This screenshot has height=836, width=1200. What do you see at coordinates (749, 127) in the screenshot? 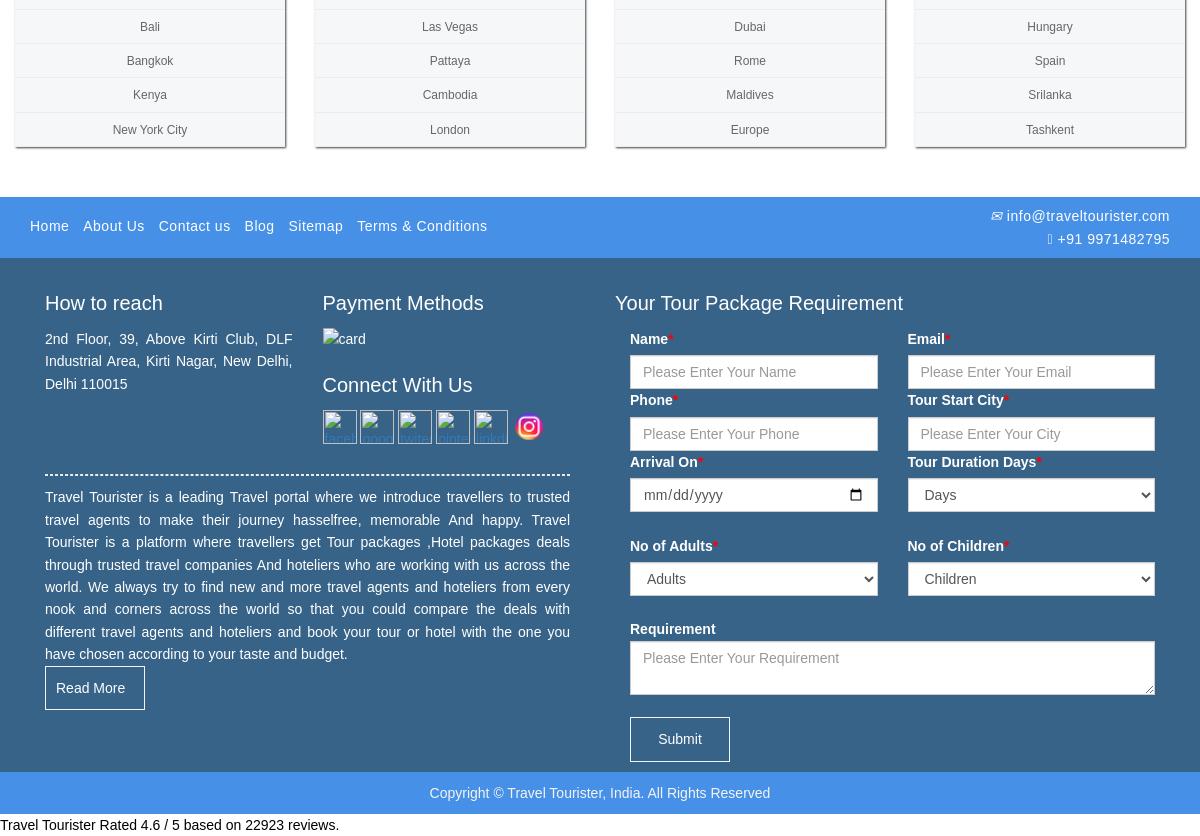
I see `'Europe'` at bounding box center [749, 127].